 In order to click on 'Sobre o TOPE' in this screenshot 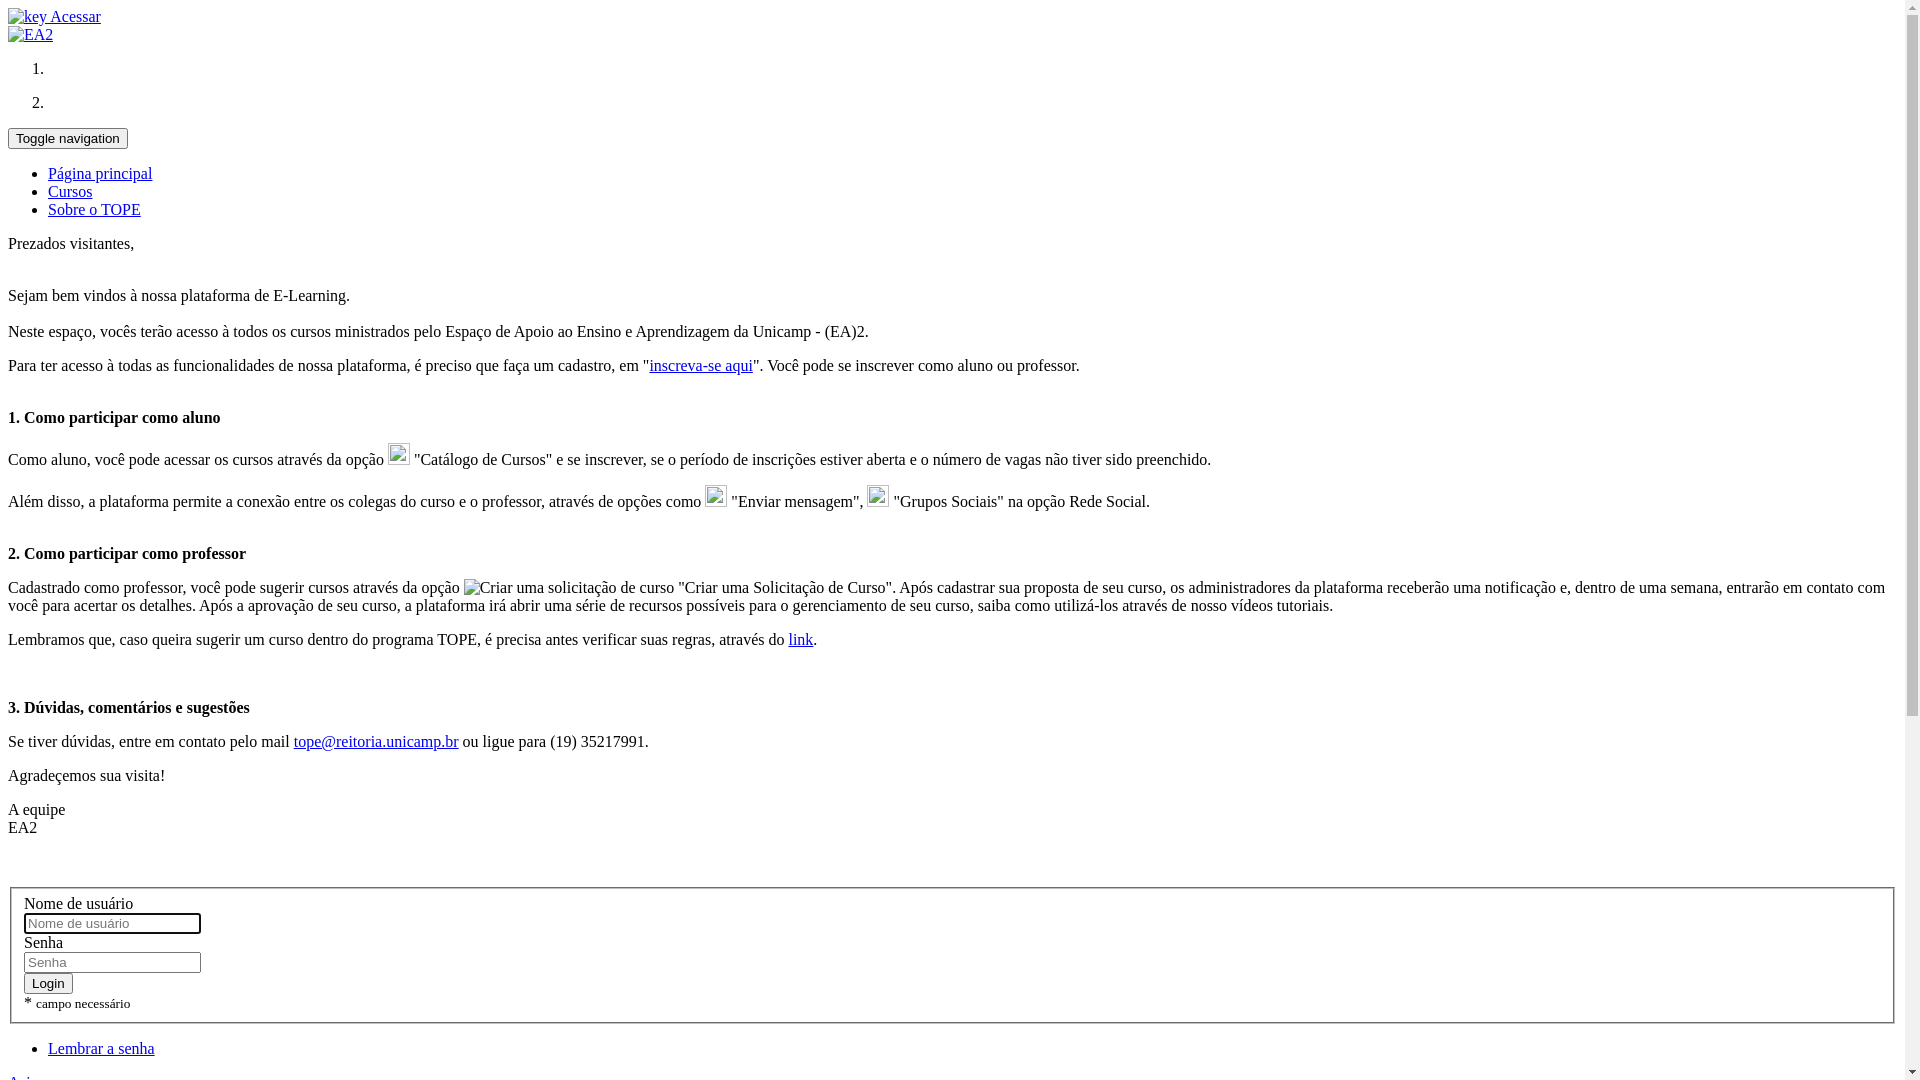, I will do `click(93, 209)`.